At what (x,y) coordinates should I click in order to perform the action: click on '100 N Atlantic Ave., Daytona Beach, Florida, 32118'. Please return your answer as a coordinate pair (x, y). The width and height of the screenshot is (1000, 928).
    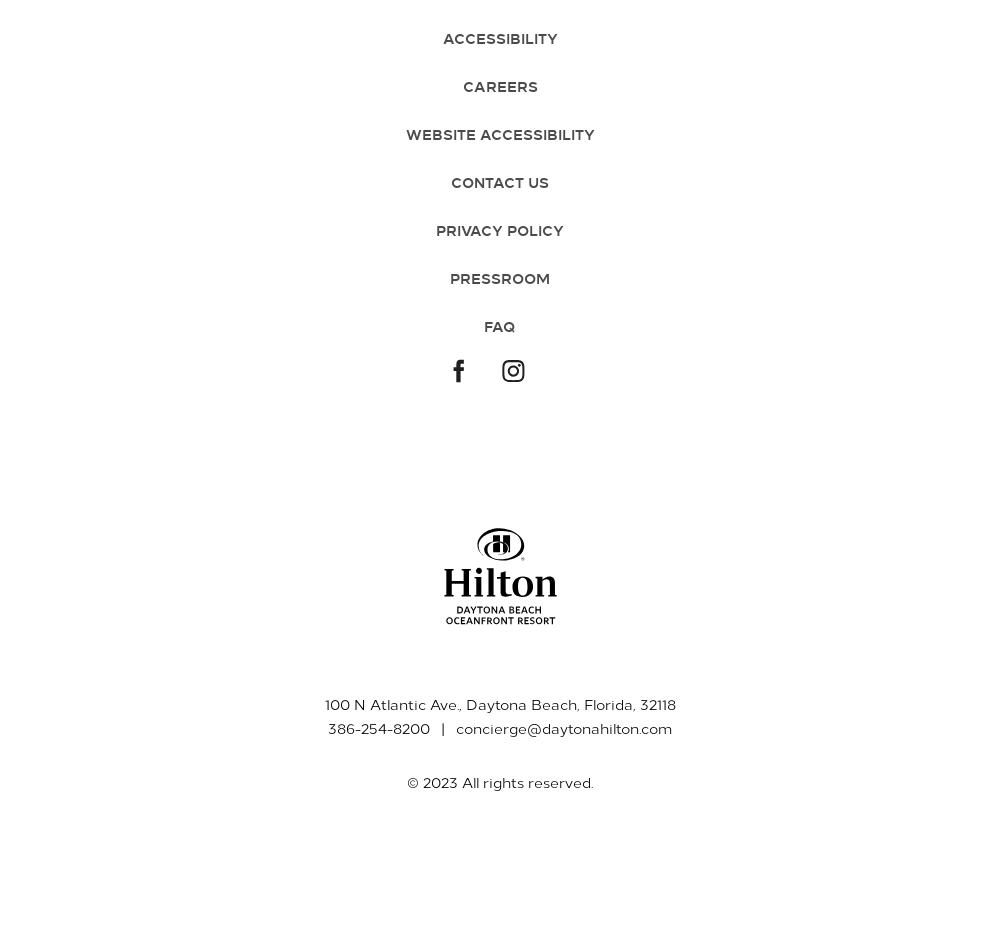
    Looking at the image, I should click on (498, 703).